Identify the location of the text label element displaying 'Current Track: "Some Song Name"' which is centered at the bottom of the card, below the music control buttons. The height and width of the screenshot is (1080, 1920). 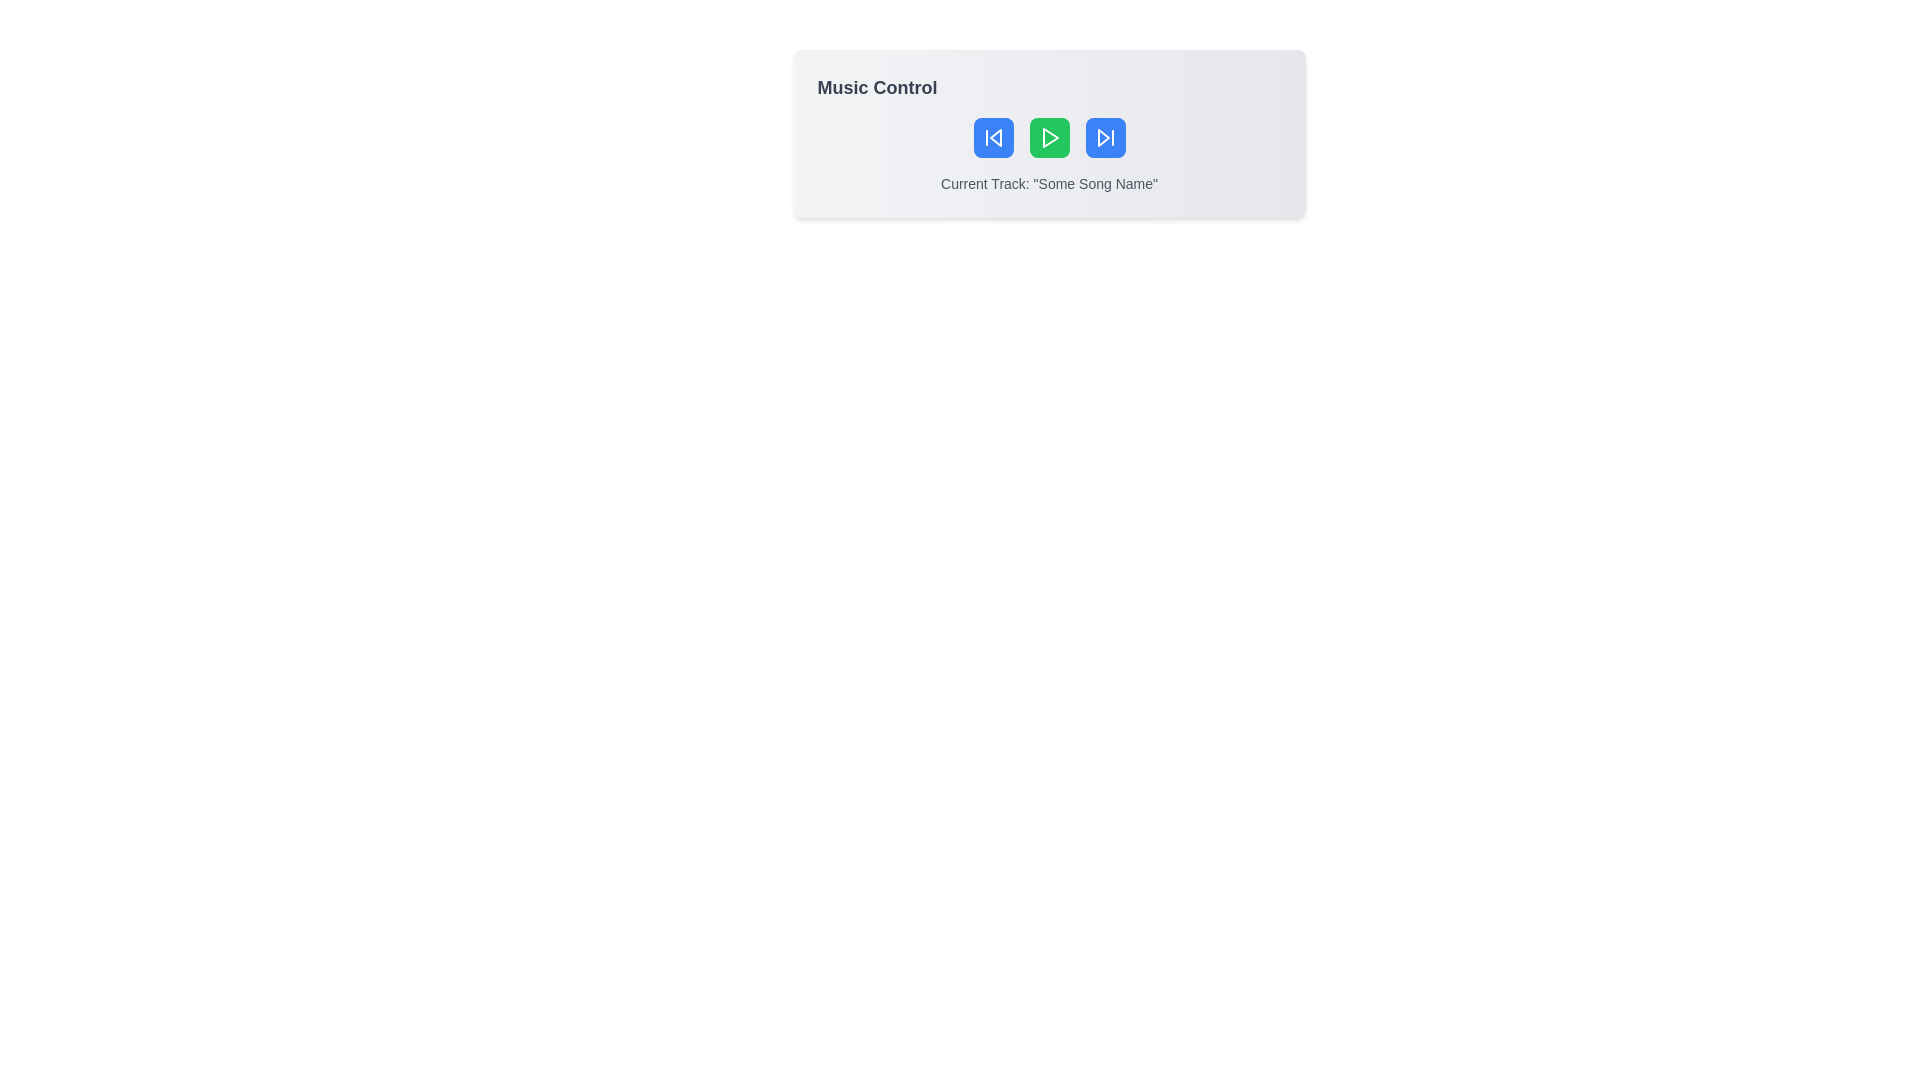
(1048, 184).